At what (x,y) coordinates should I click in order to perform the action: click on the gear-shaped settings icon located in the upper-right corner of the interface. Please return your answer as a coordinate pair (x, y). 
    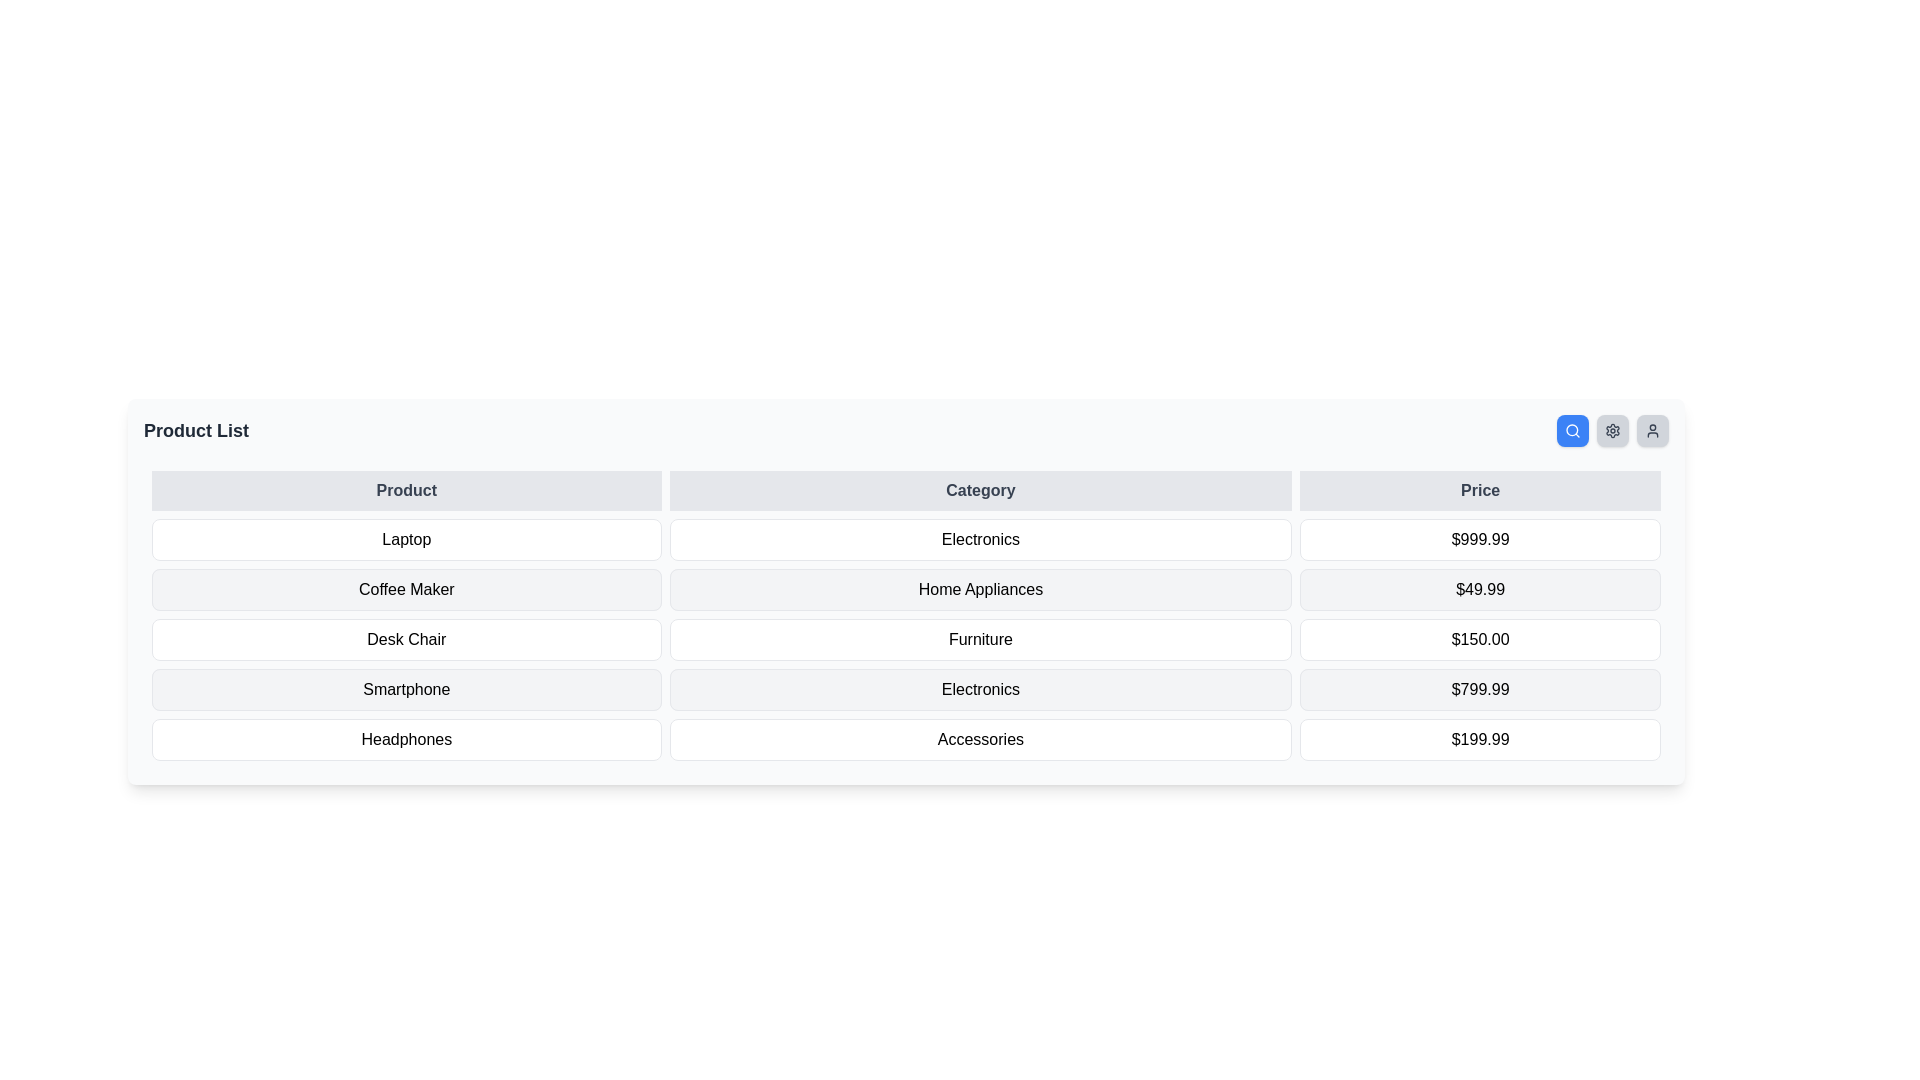
    Looking at the image, I should click on (1612, 430).